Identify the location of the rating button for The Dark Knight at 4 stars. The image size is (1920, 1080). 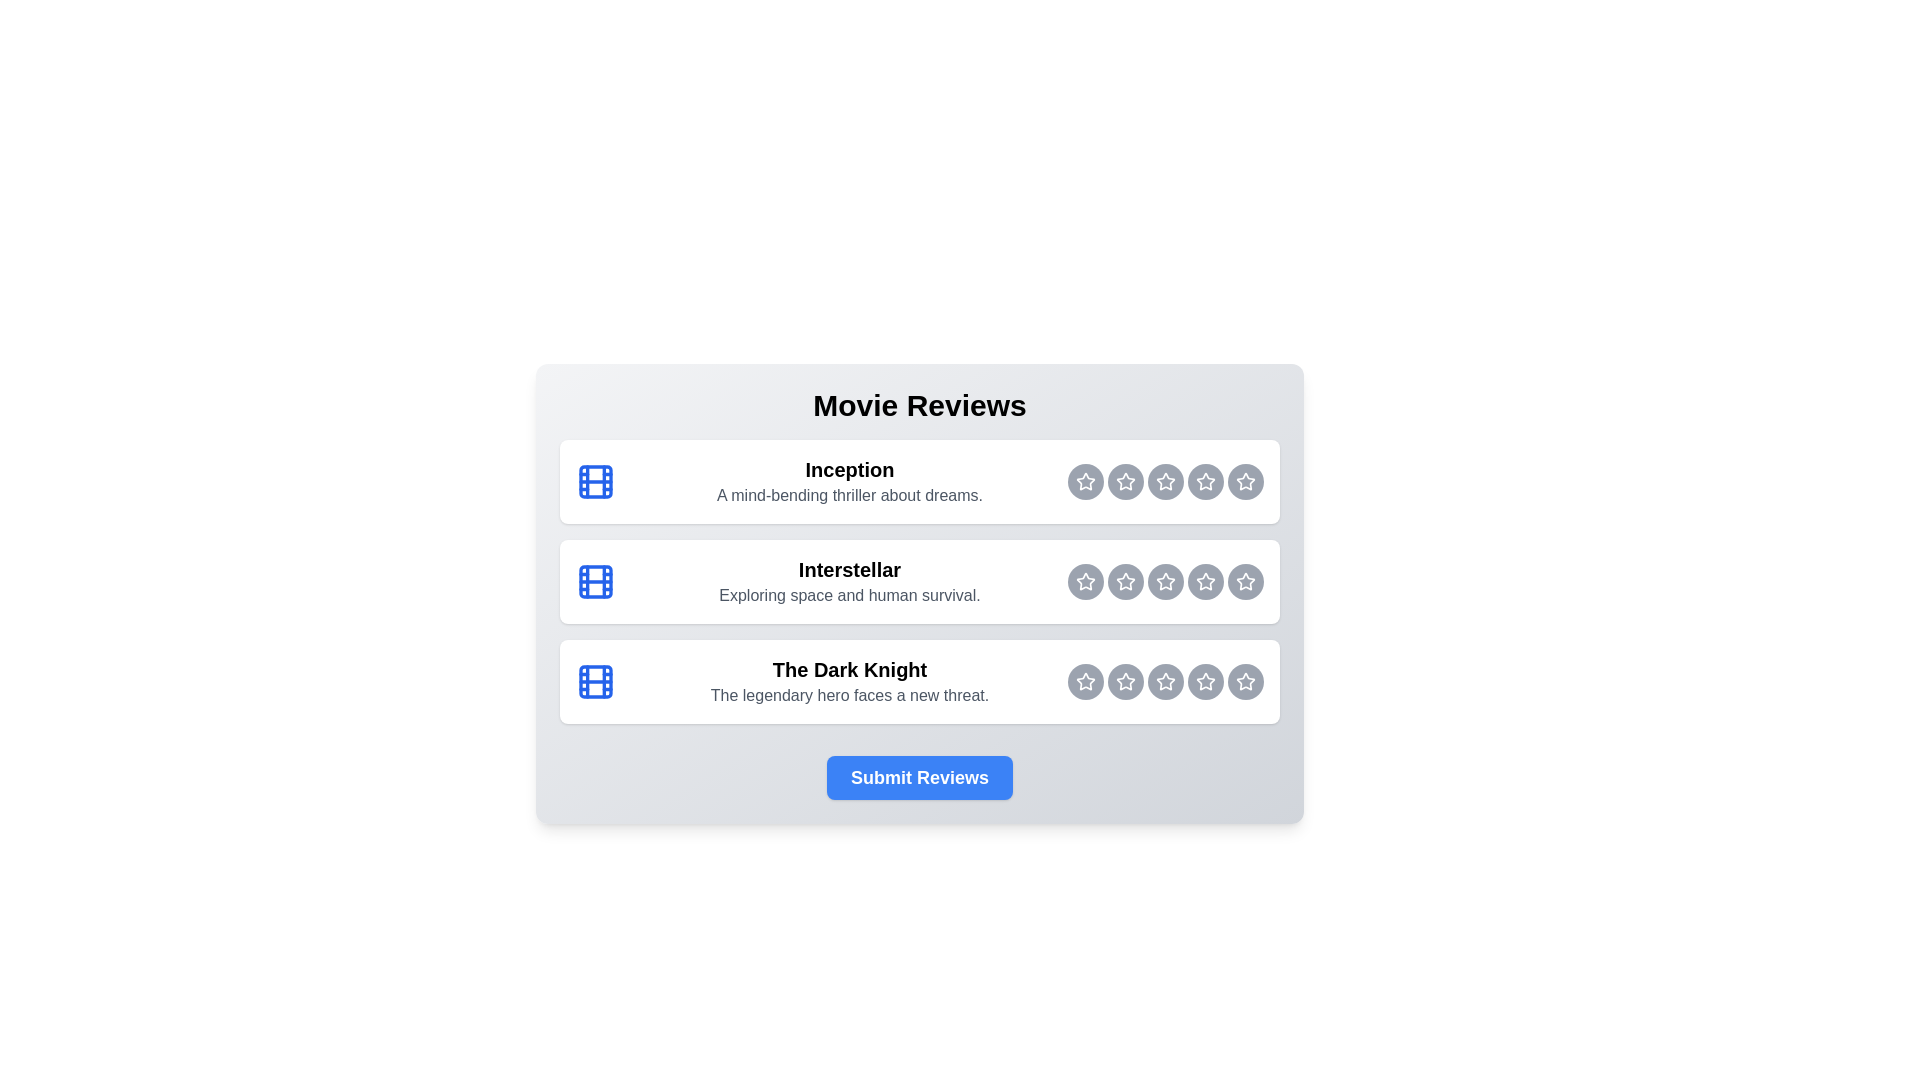
(1204, 681).